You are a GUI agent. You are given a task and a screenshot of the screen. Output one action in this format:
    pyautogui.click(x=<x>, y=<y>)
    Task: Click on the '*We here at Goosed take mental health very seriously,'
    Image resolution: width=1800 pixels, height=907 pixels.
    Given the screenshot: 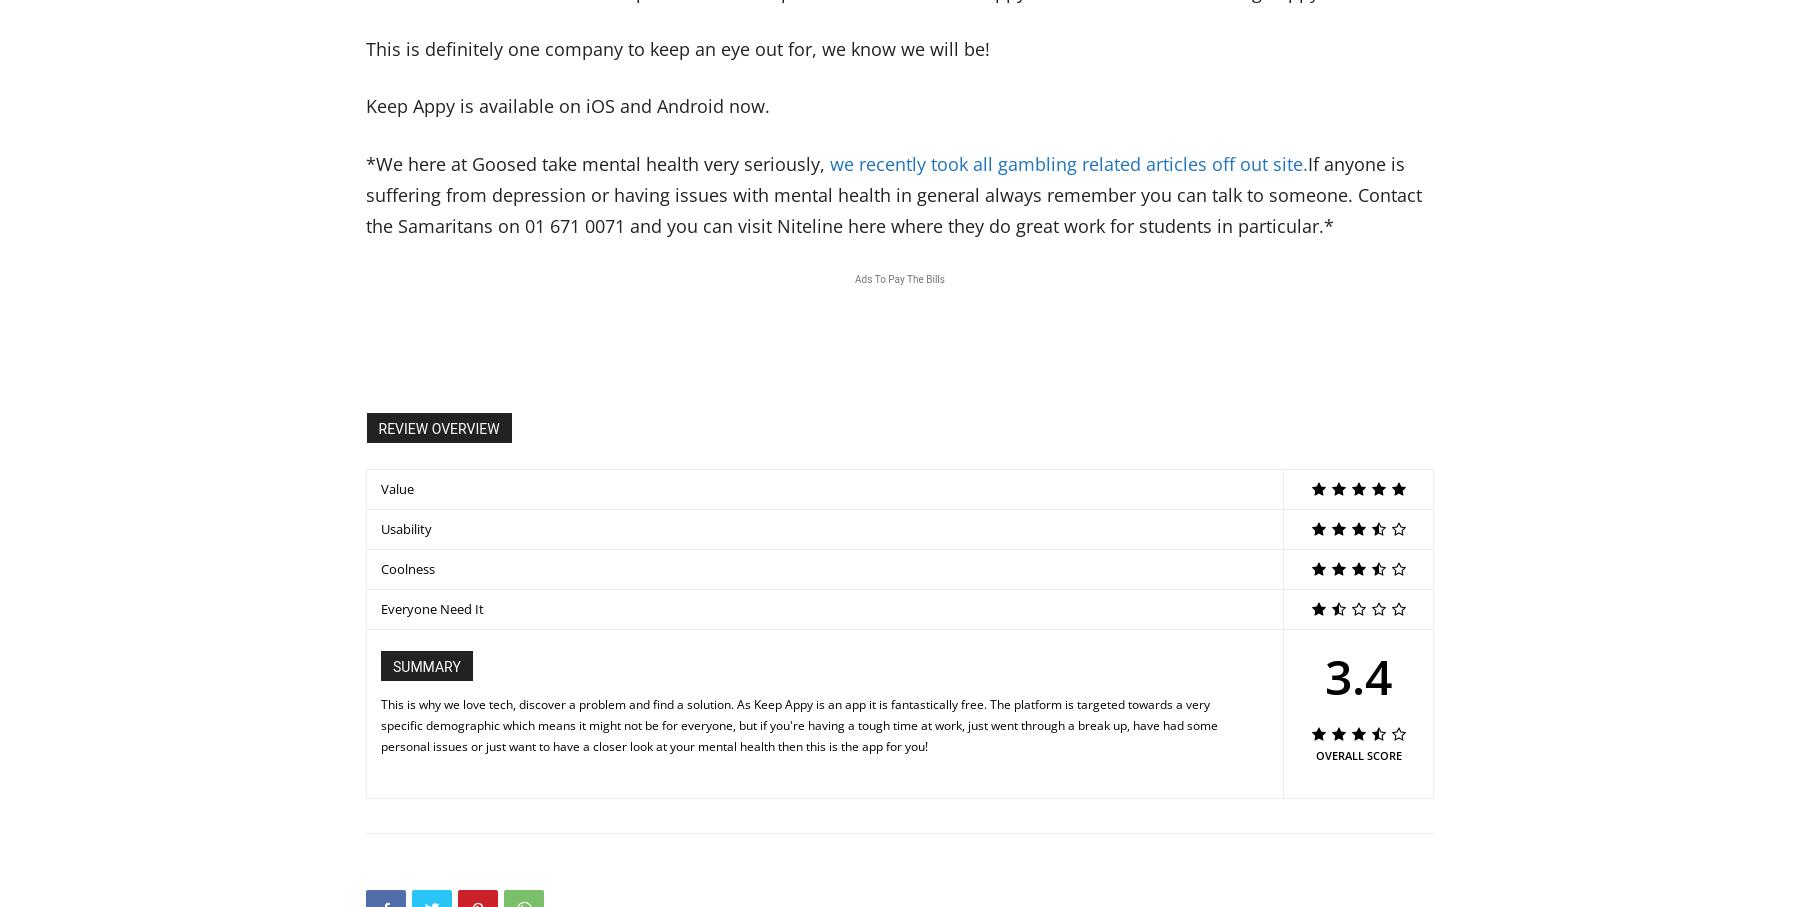 What is the action you would take?
    pyautogui.click(x=597, y=162)
    